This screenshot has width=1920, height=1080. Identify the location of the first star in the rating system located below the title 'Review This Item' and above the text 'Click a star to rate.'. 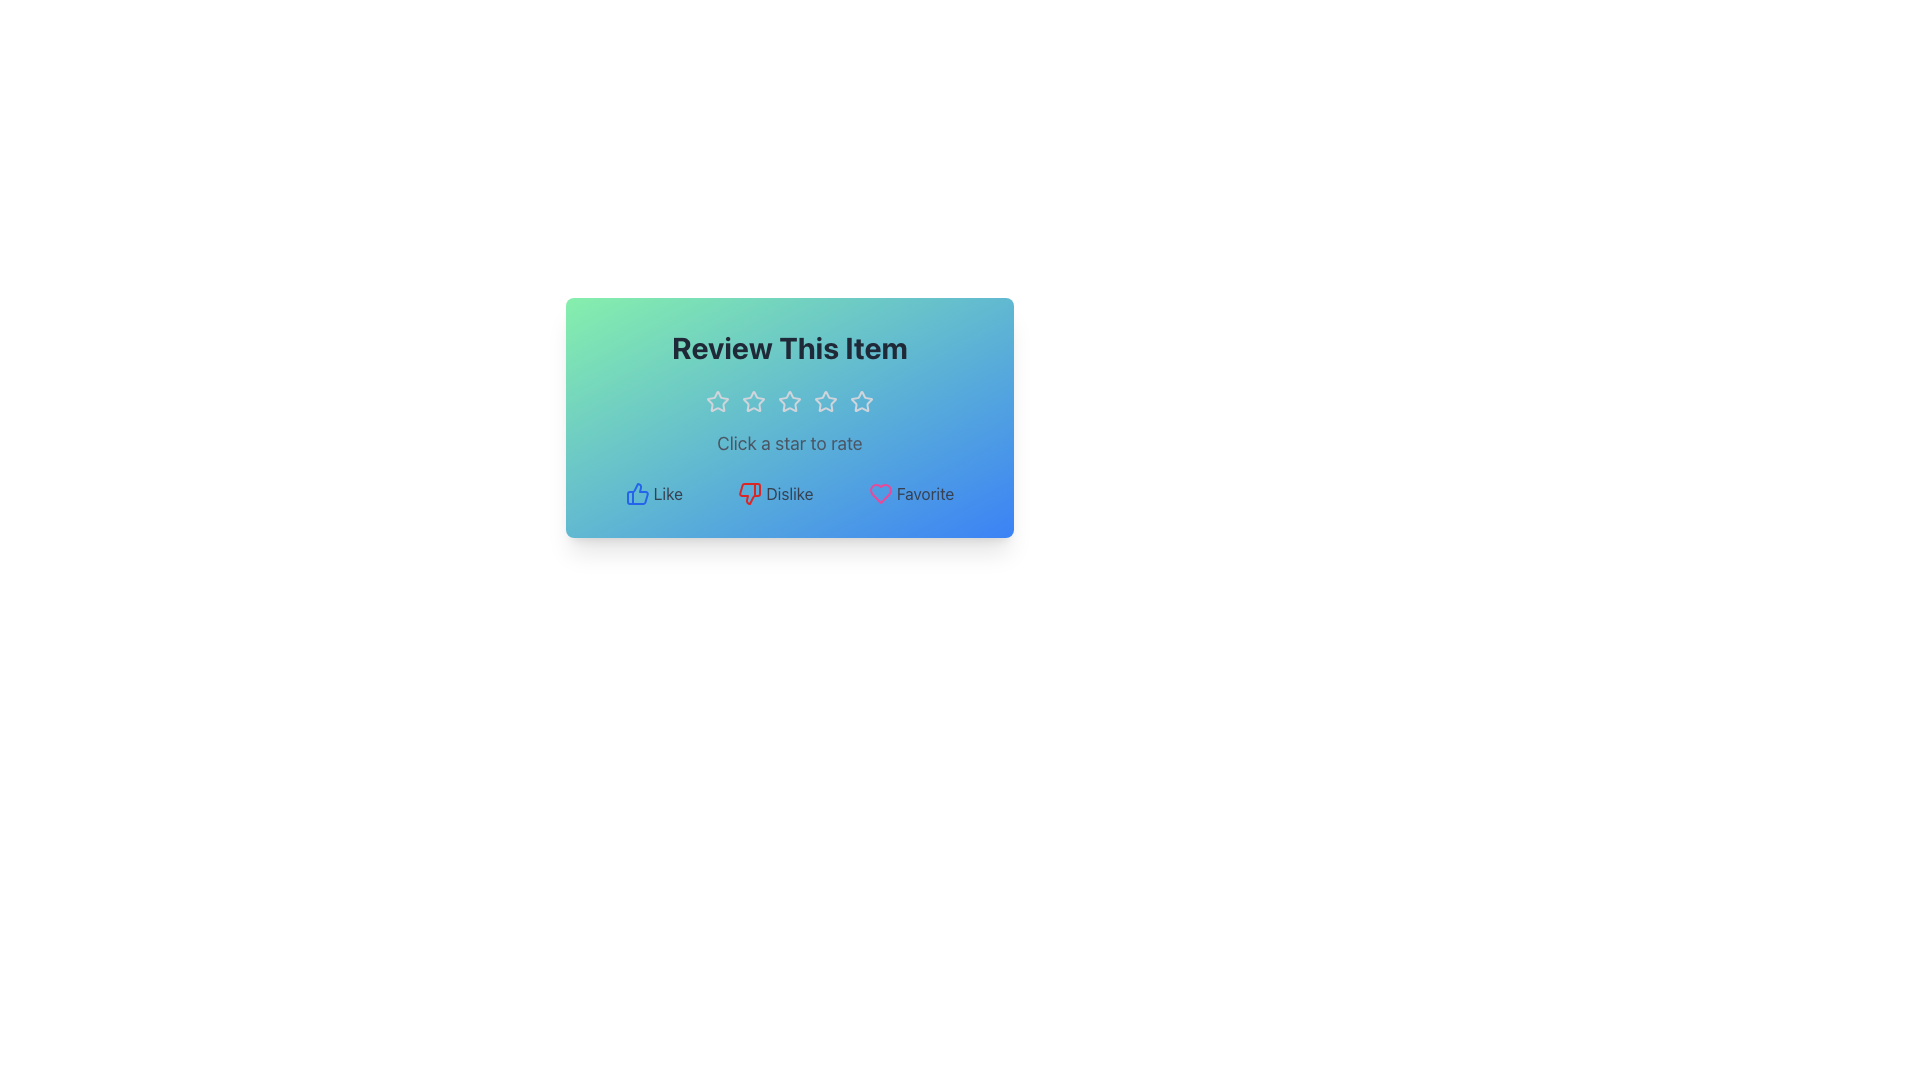
(718, 401).